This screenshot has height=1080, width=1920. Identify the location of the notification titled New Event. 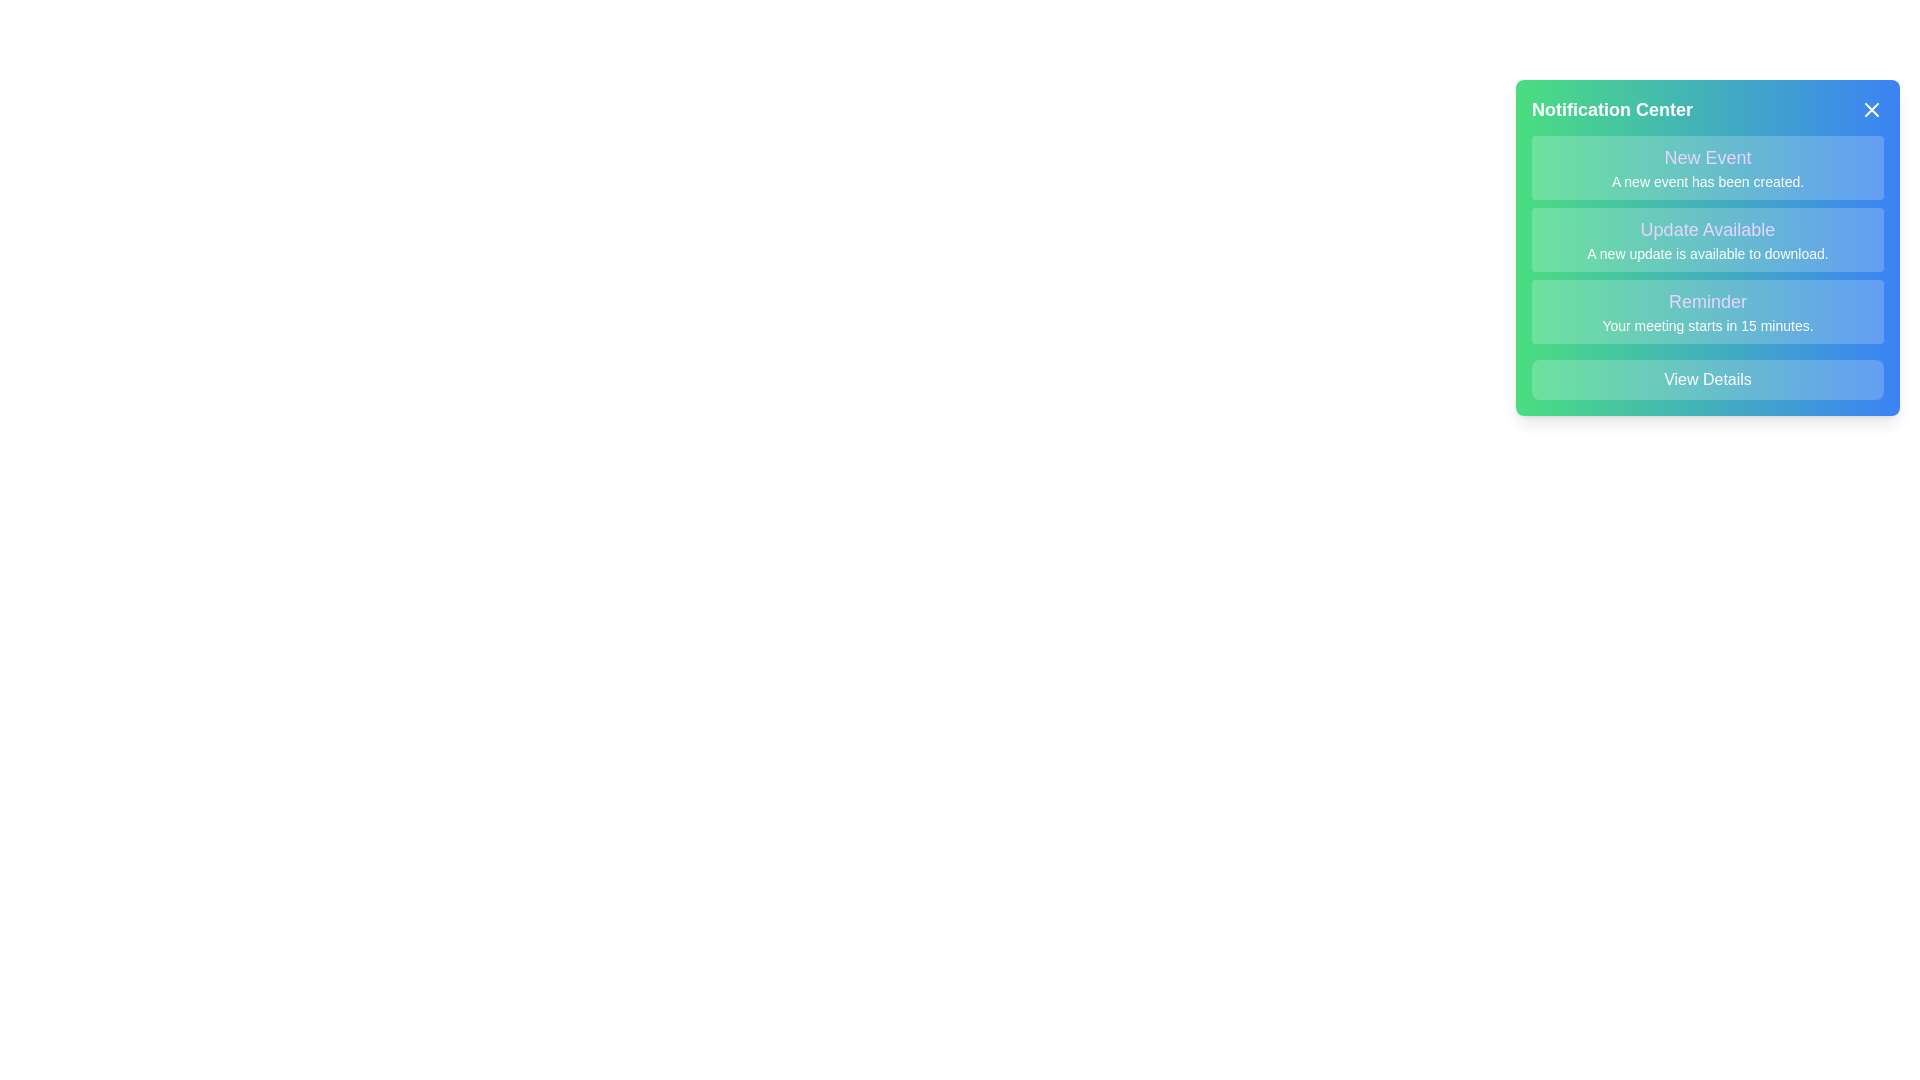
(1707, 167).